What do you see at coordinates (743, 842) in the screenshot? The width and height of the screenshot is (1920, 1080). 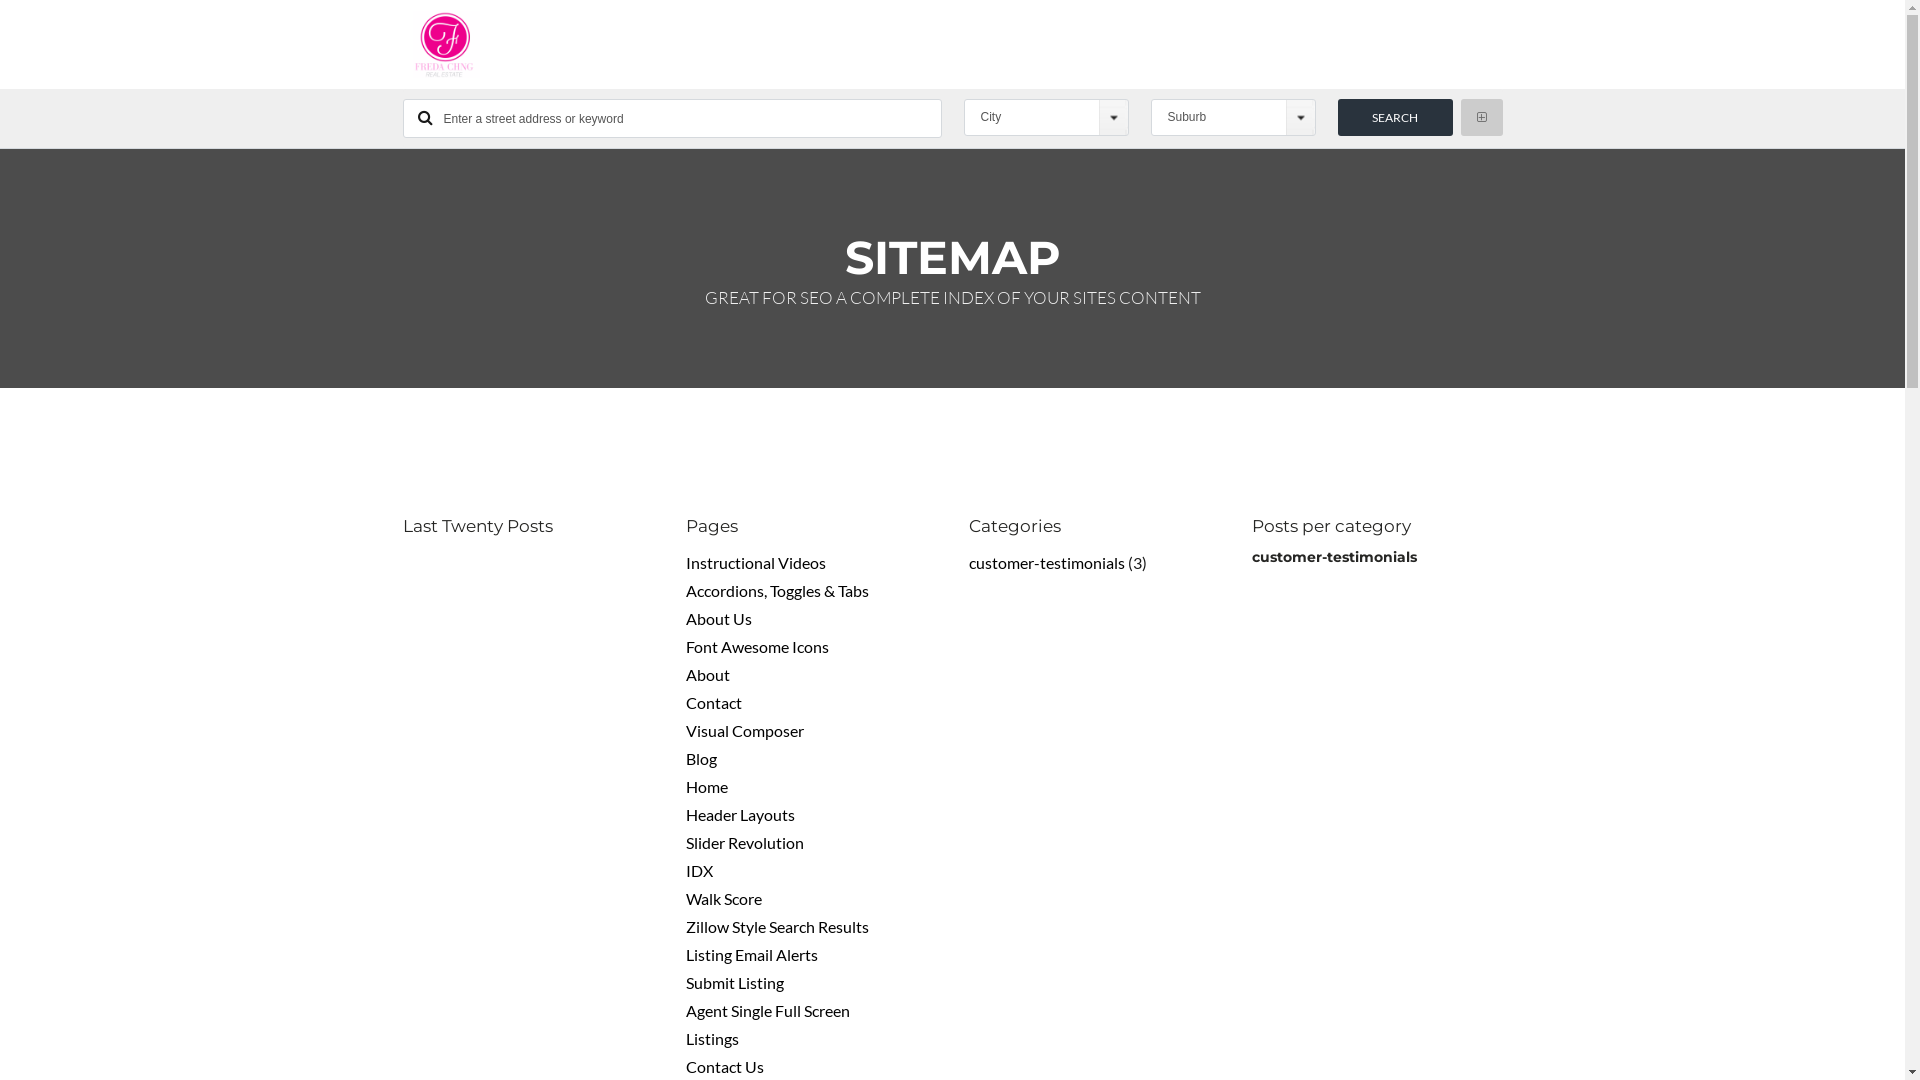 I see `'Slider Revolution'` at bounding box center [743, 842].